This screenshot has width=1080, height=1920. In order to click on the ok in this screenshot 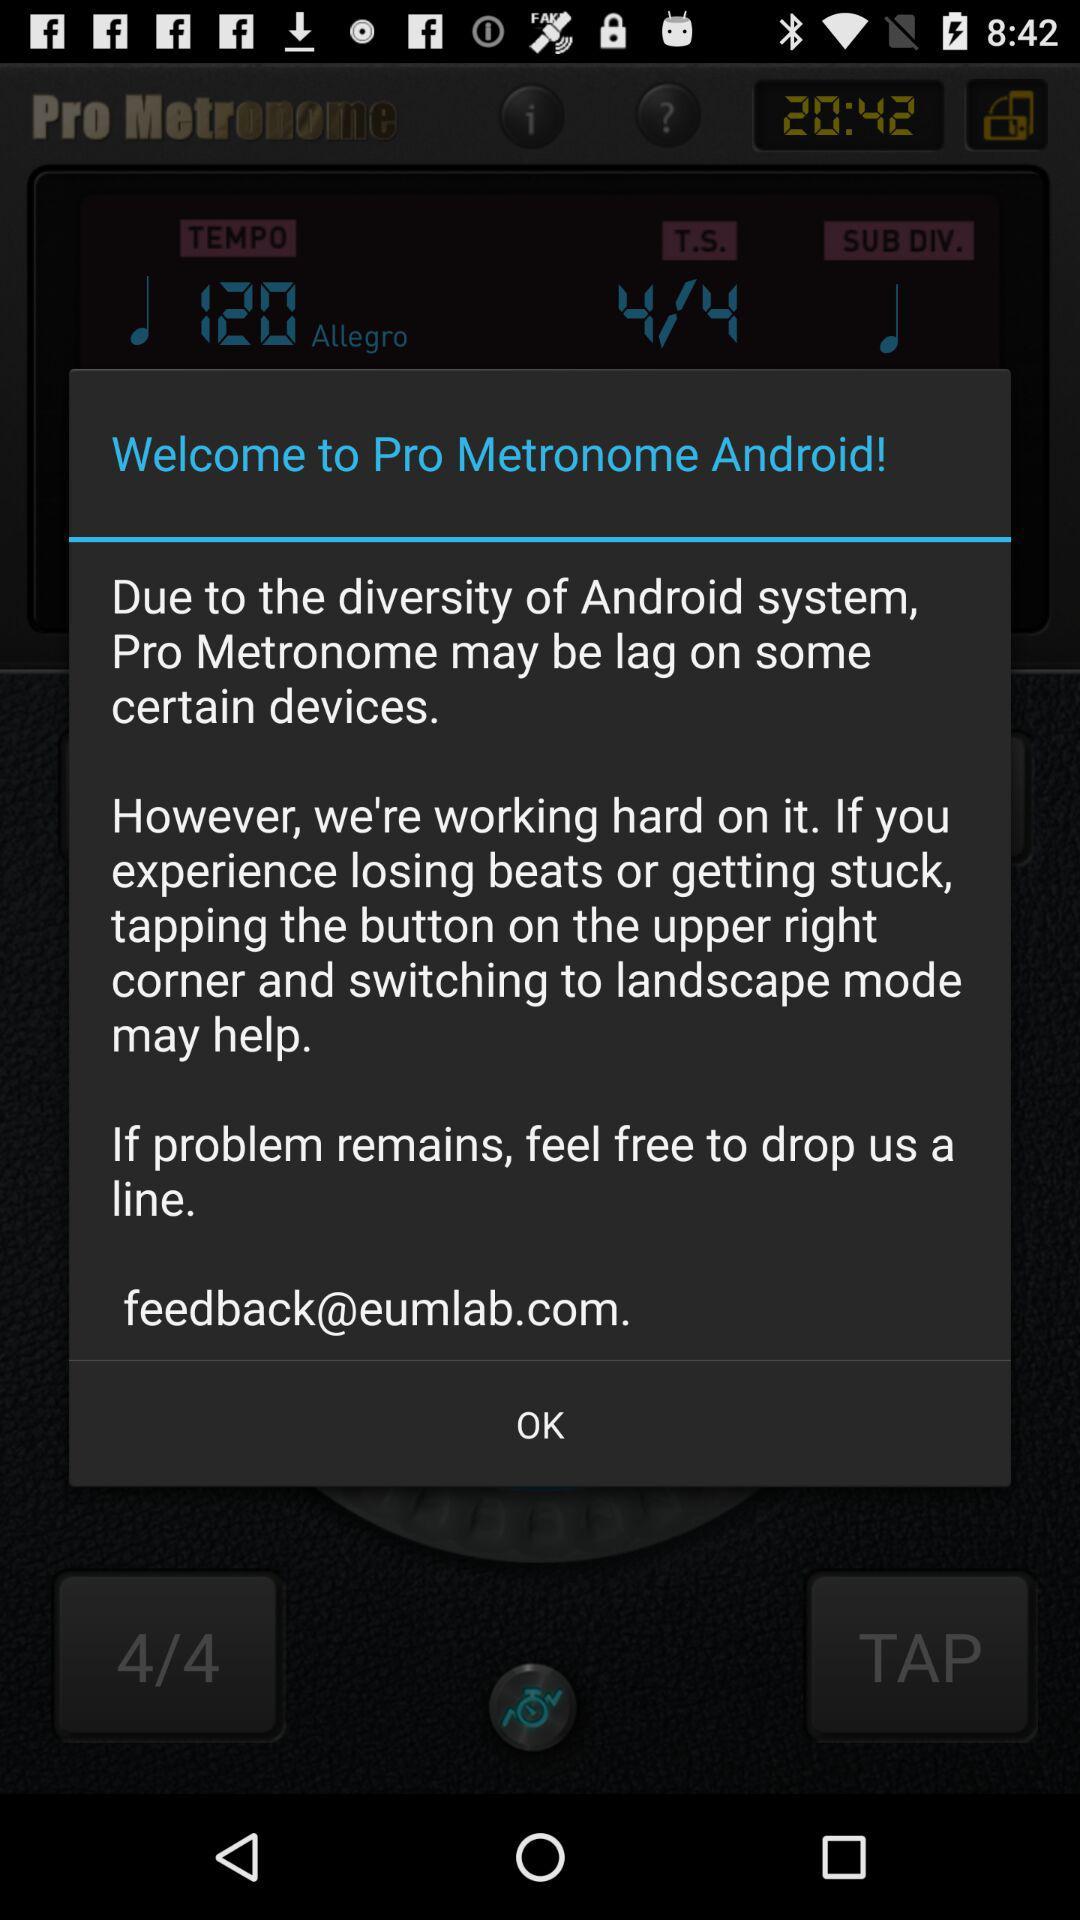, I will do `click(540, 1423)`.